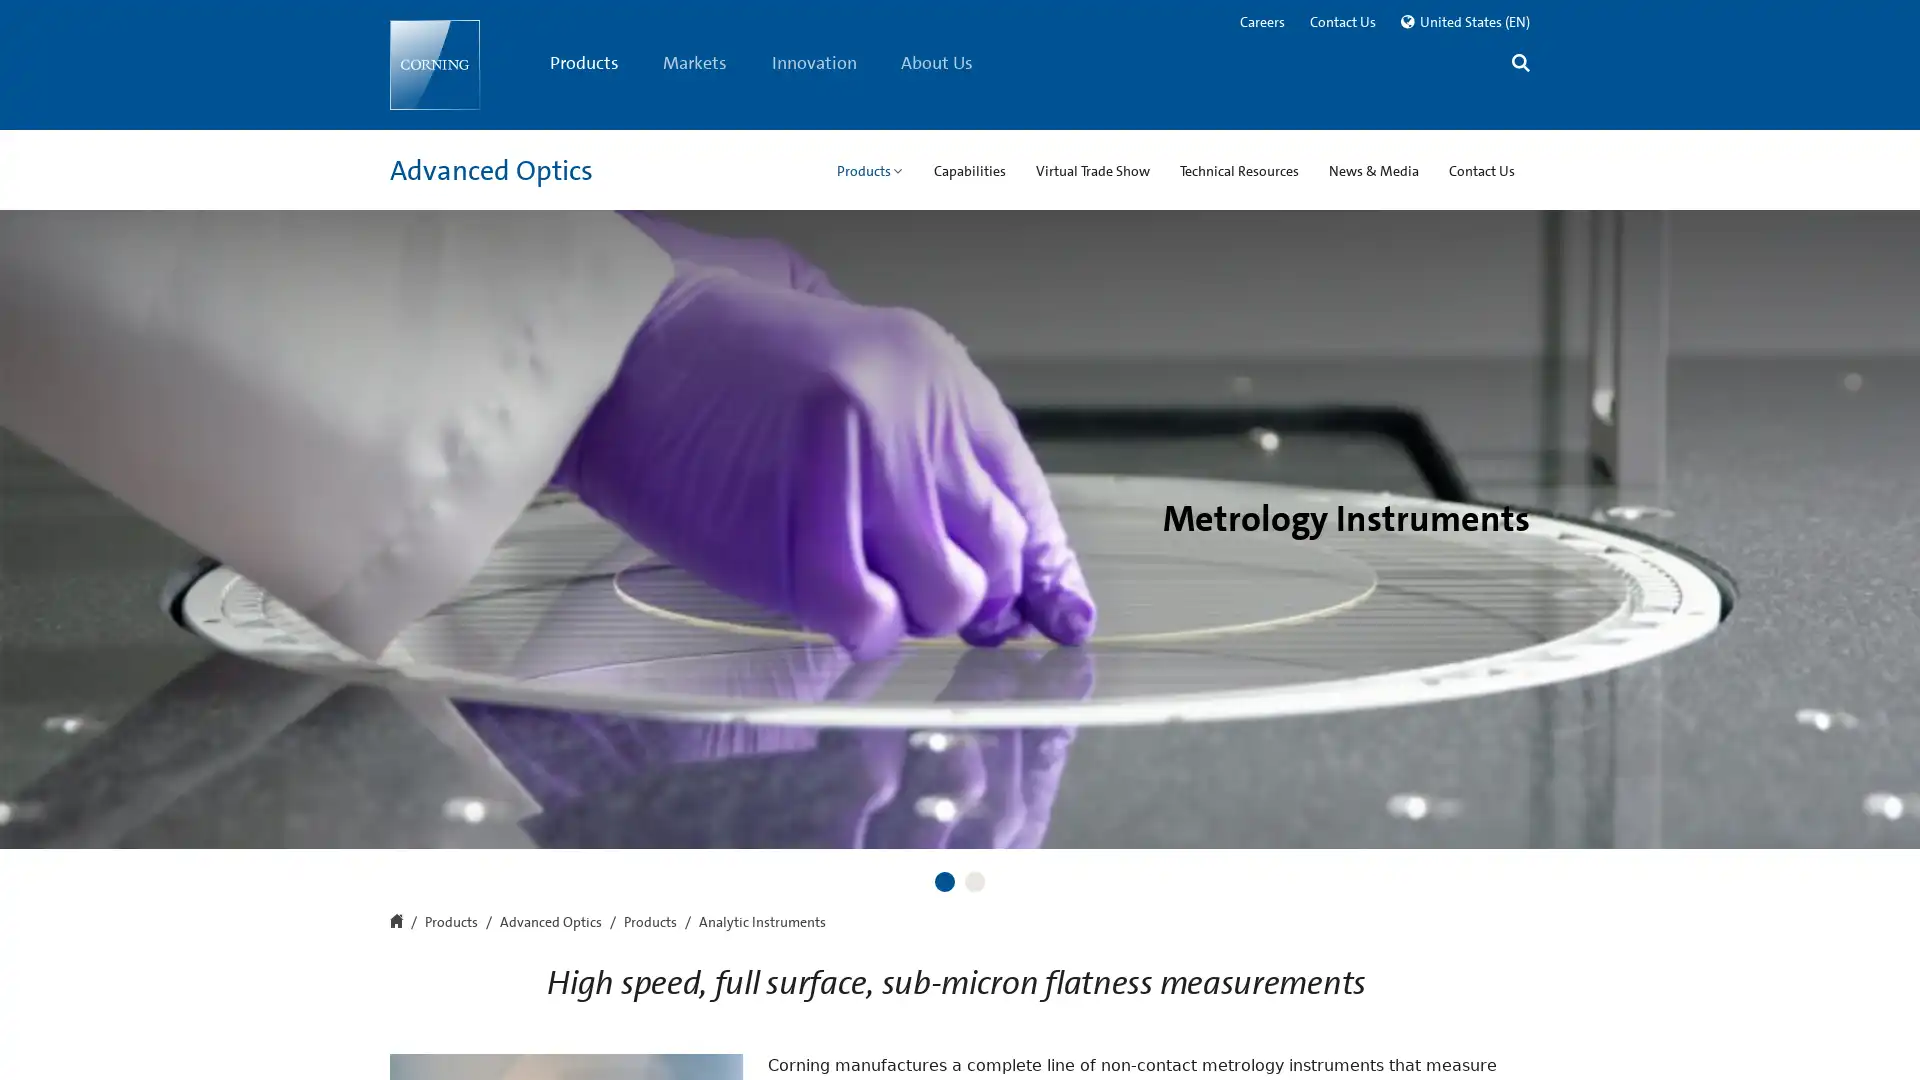 The width and height of the screenshot is (1920, 1080). I want to click on 1, so click(944, 881).